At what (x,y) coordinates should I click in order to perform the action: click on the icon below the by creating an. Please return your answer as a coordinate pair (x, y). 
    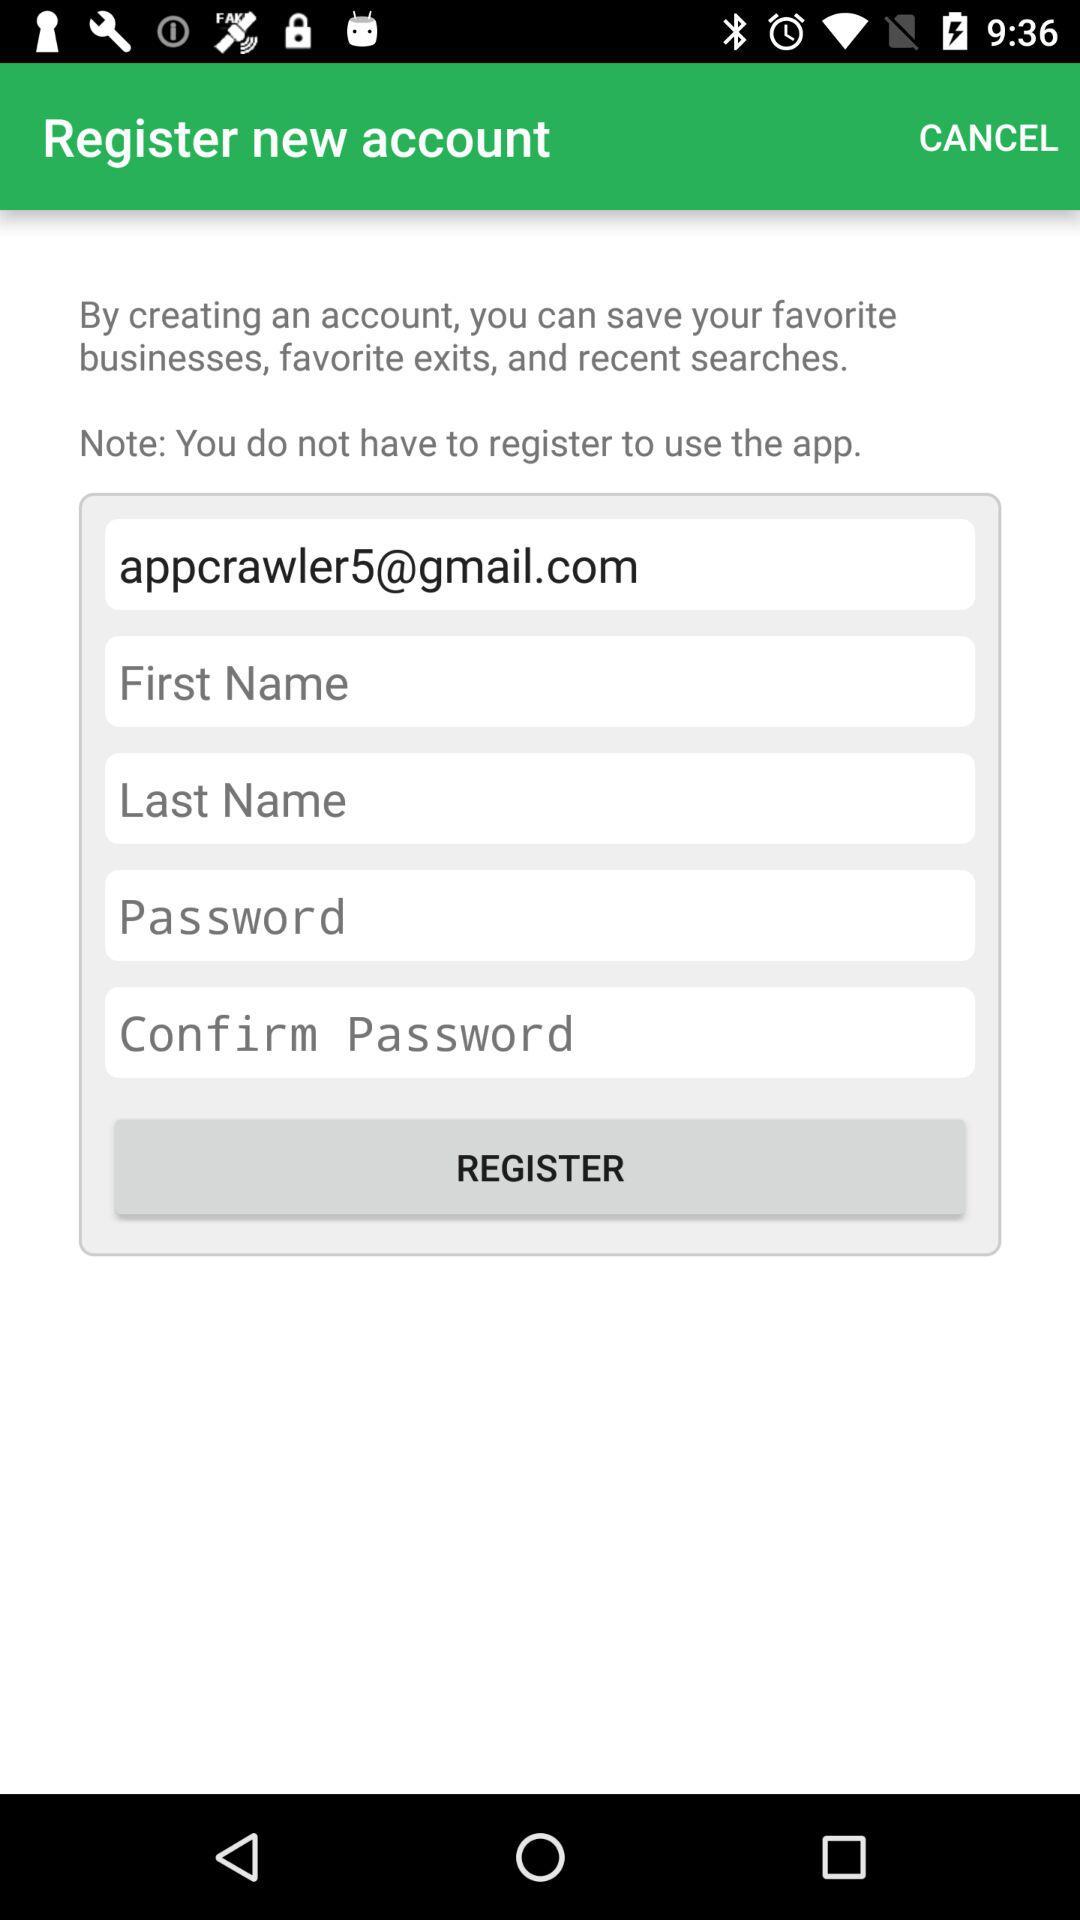
    Looking at the image, I should click on (540, 563).